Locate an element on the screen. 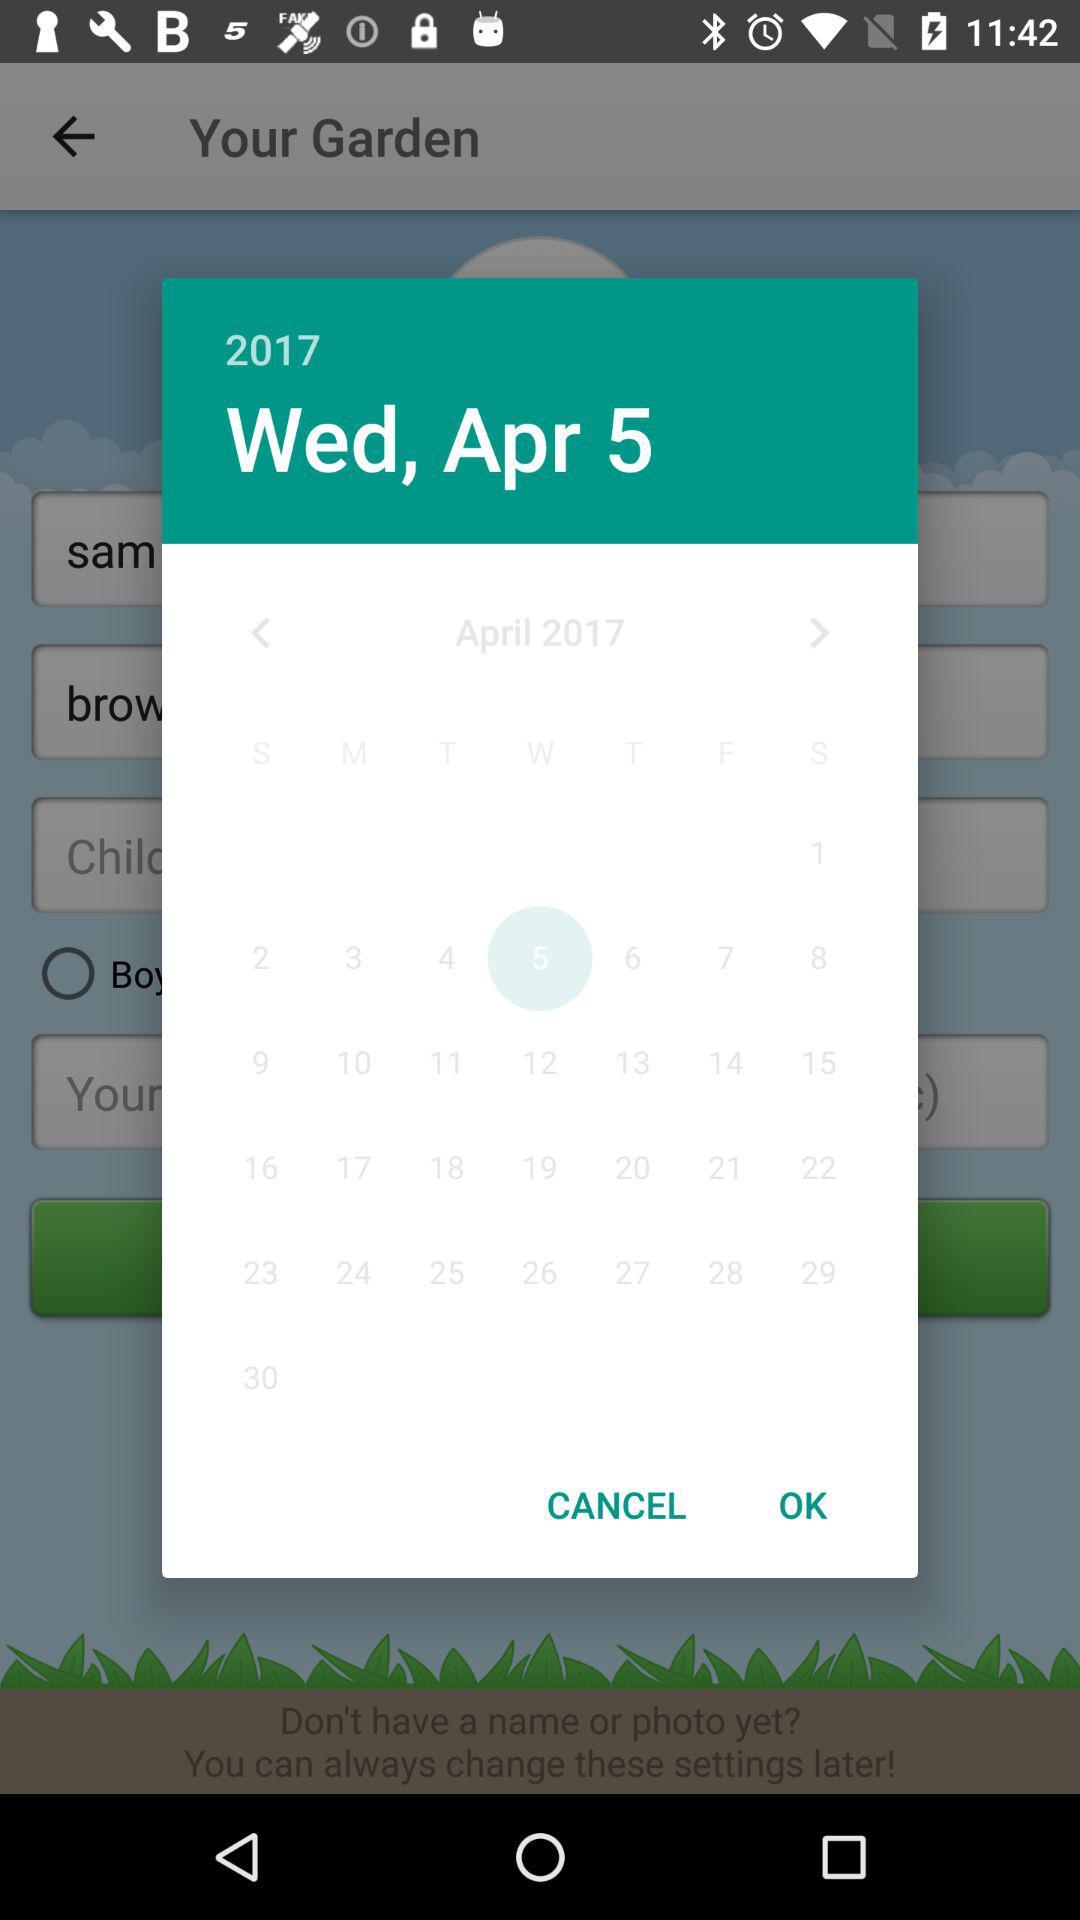  the 2017 is located at coordinates (540, 327).